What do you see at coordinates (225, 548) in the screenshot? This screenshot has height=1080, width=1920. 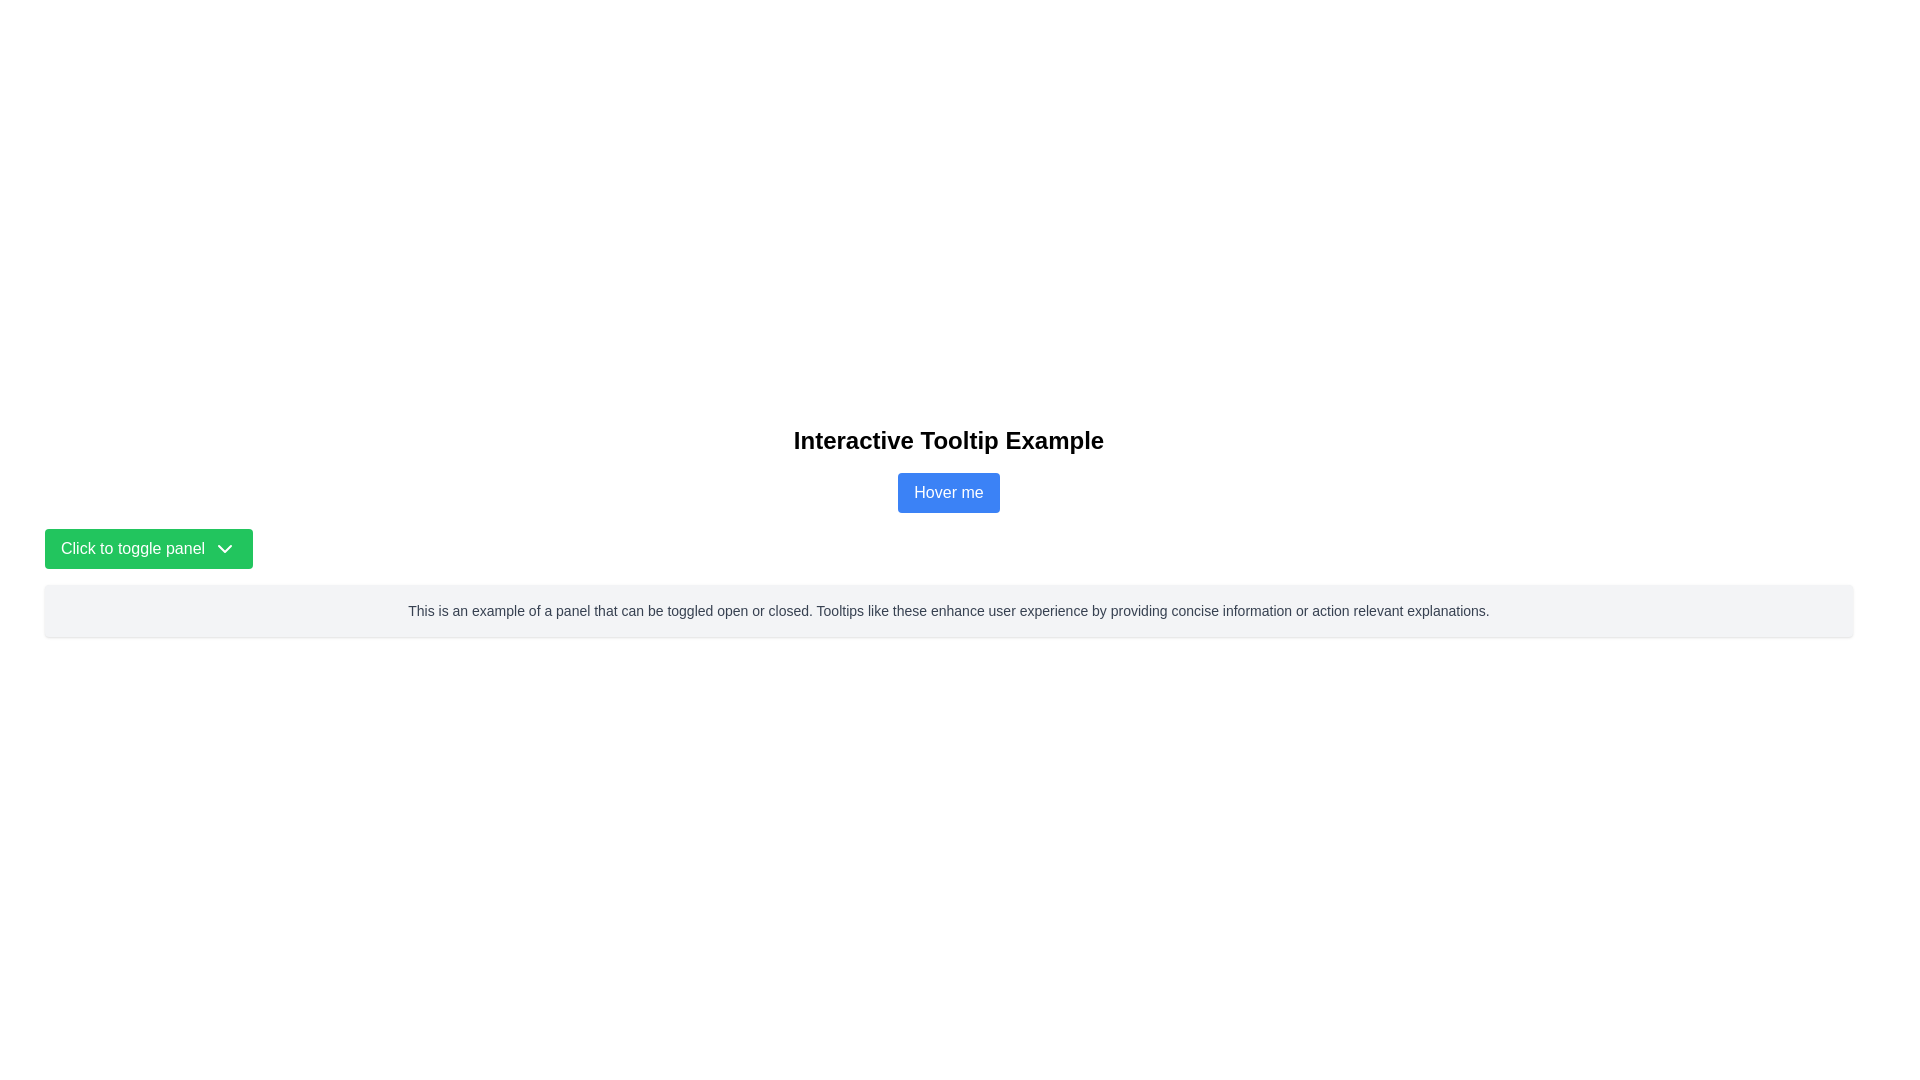 I see `the chevron icon located on the right side of the green button labeled 'Click to toggle panel'` at bounding box center [225, 548].